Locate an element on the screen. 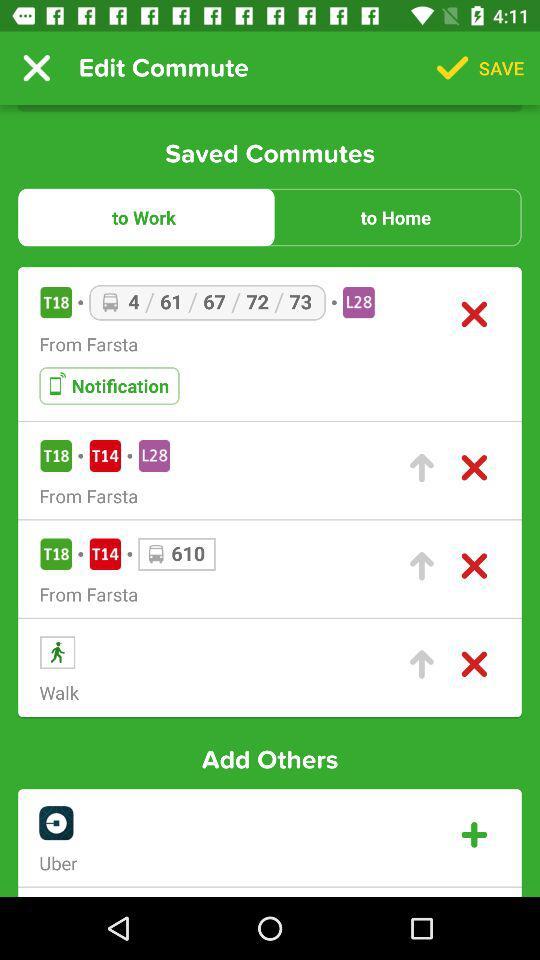 This screenshot has width=540, height=960. the item to the right of the to work item is located at coordinates (395, 217).